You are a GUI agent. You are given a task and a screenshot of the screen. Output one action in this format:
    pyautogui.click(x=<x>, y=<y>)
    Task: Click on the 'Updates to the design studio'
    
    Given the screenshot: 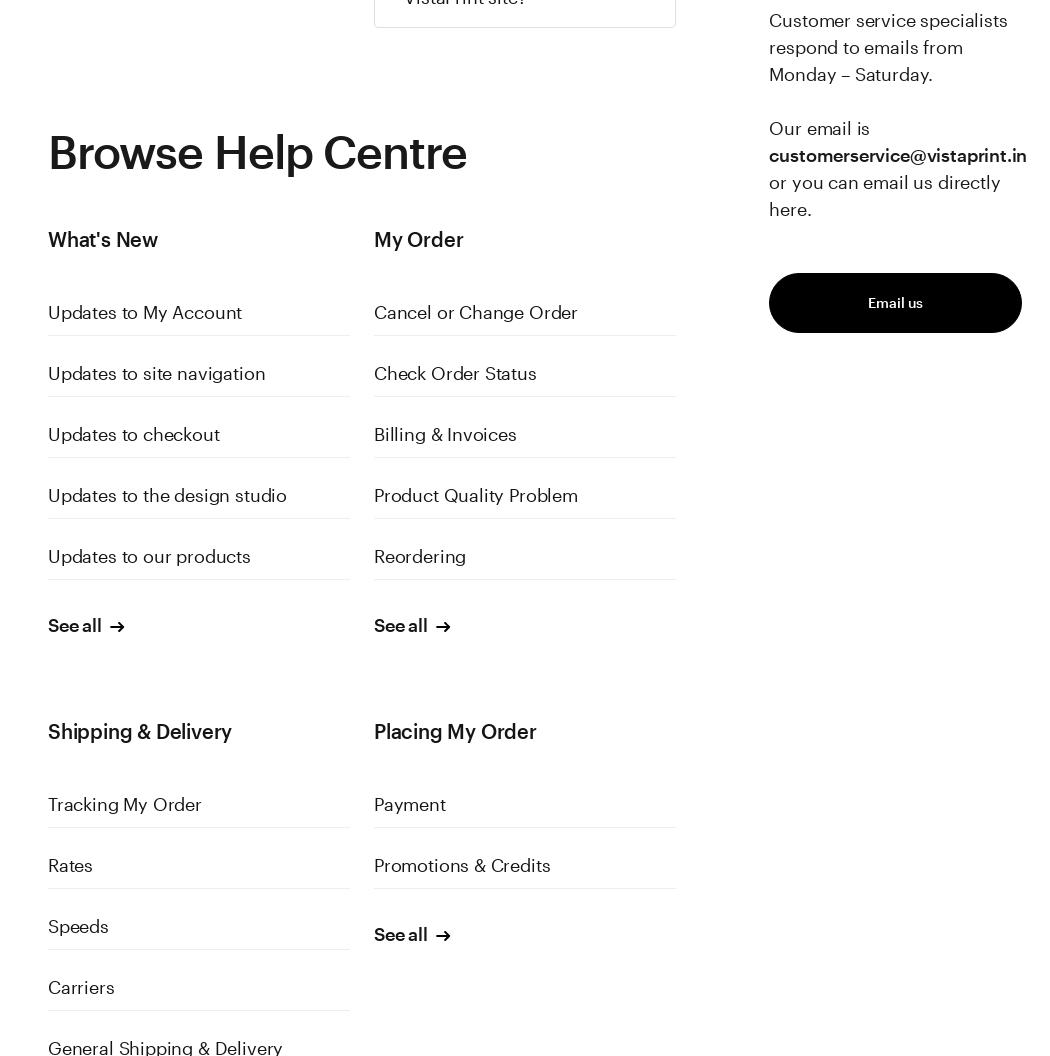 What is the action you would take?
    pyautogui.click(x=166, y=494)
    